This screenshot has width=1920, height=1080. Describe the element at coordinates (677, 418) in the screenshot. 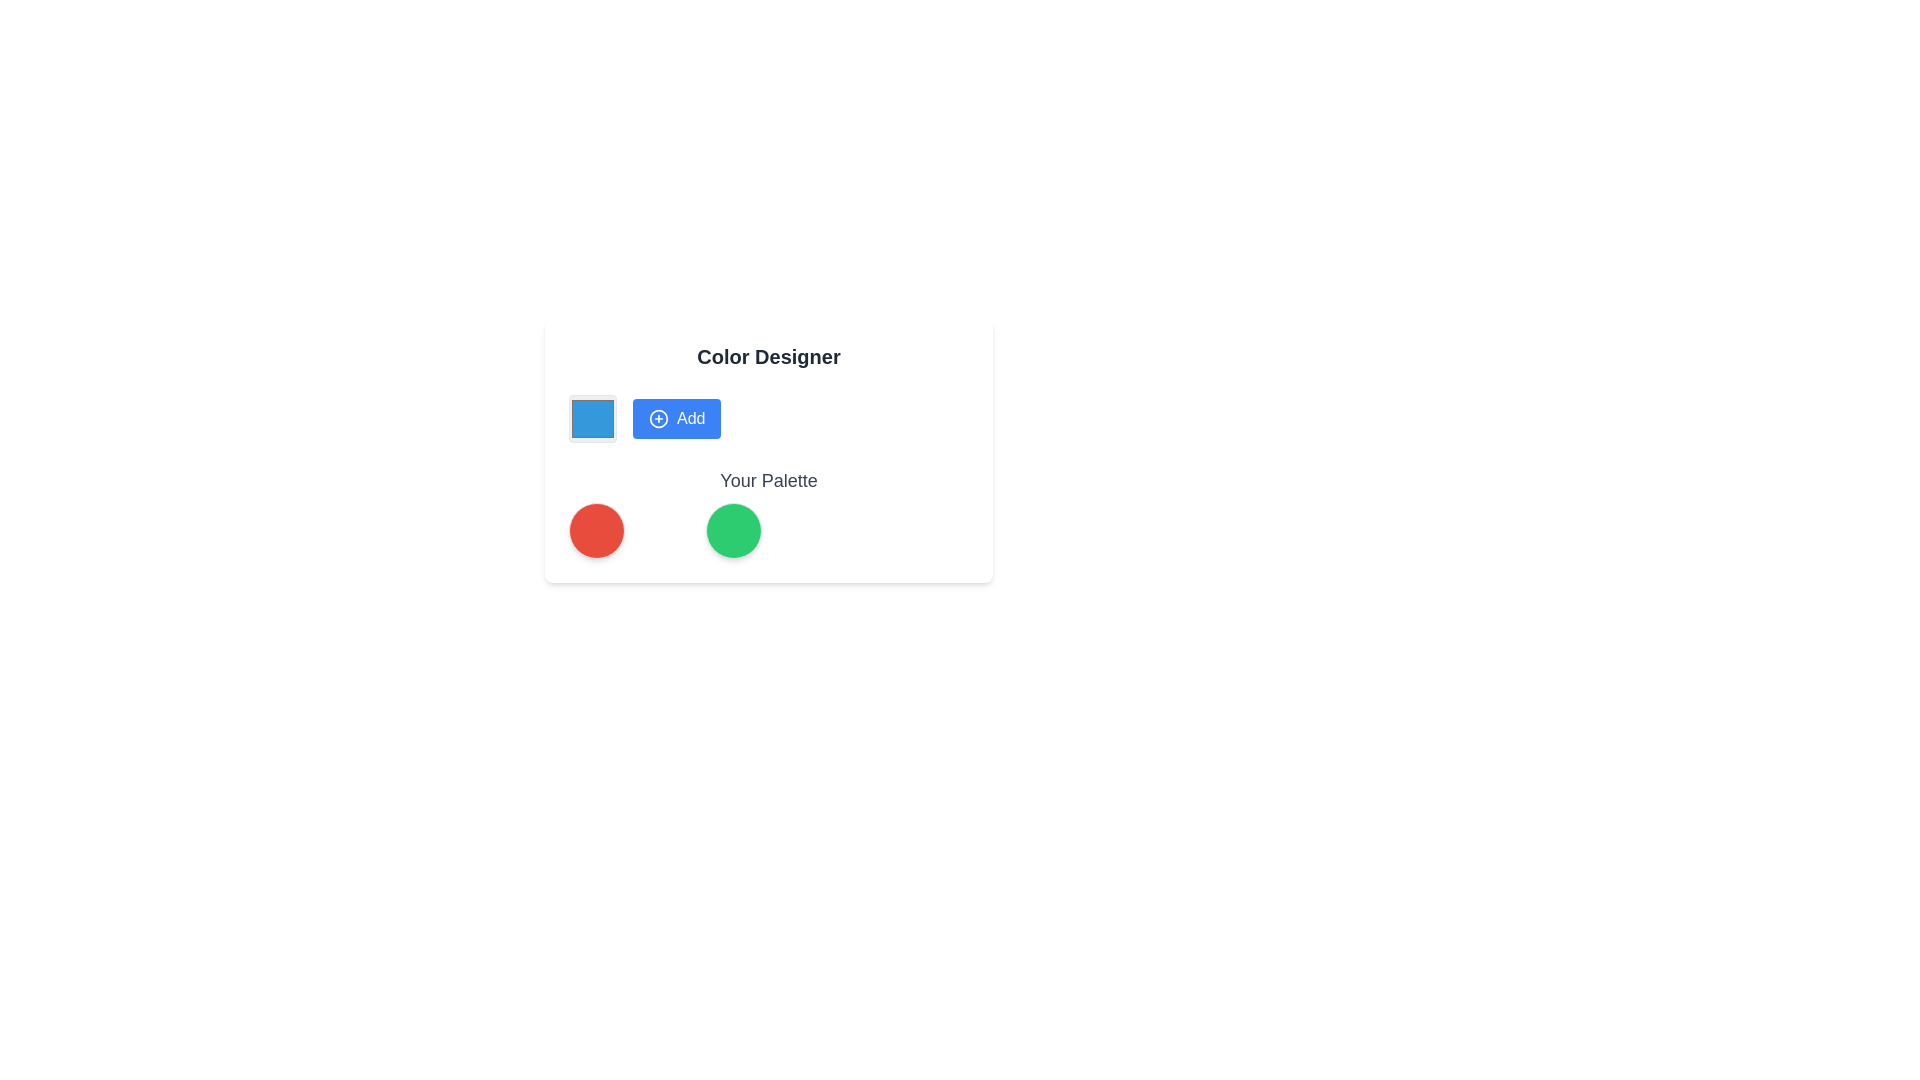

I see `the 'Add' button with a blue background and white text` at that location.